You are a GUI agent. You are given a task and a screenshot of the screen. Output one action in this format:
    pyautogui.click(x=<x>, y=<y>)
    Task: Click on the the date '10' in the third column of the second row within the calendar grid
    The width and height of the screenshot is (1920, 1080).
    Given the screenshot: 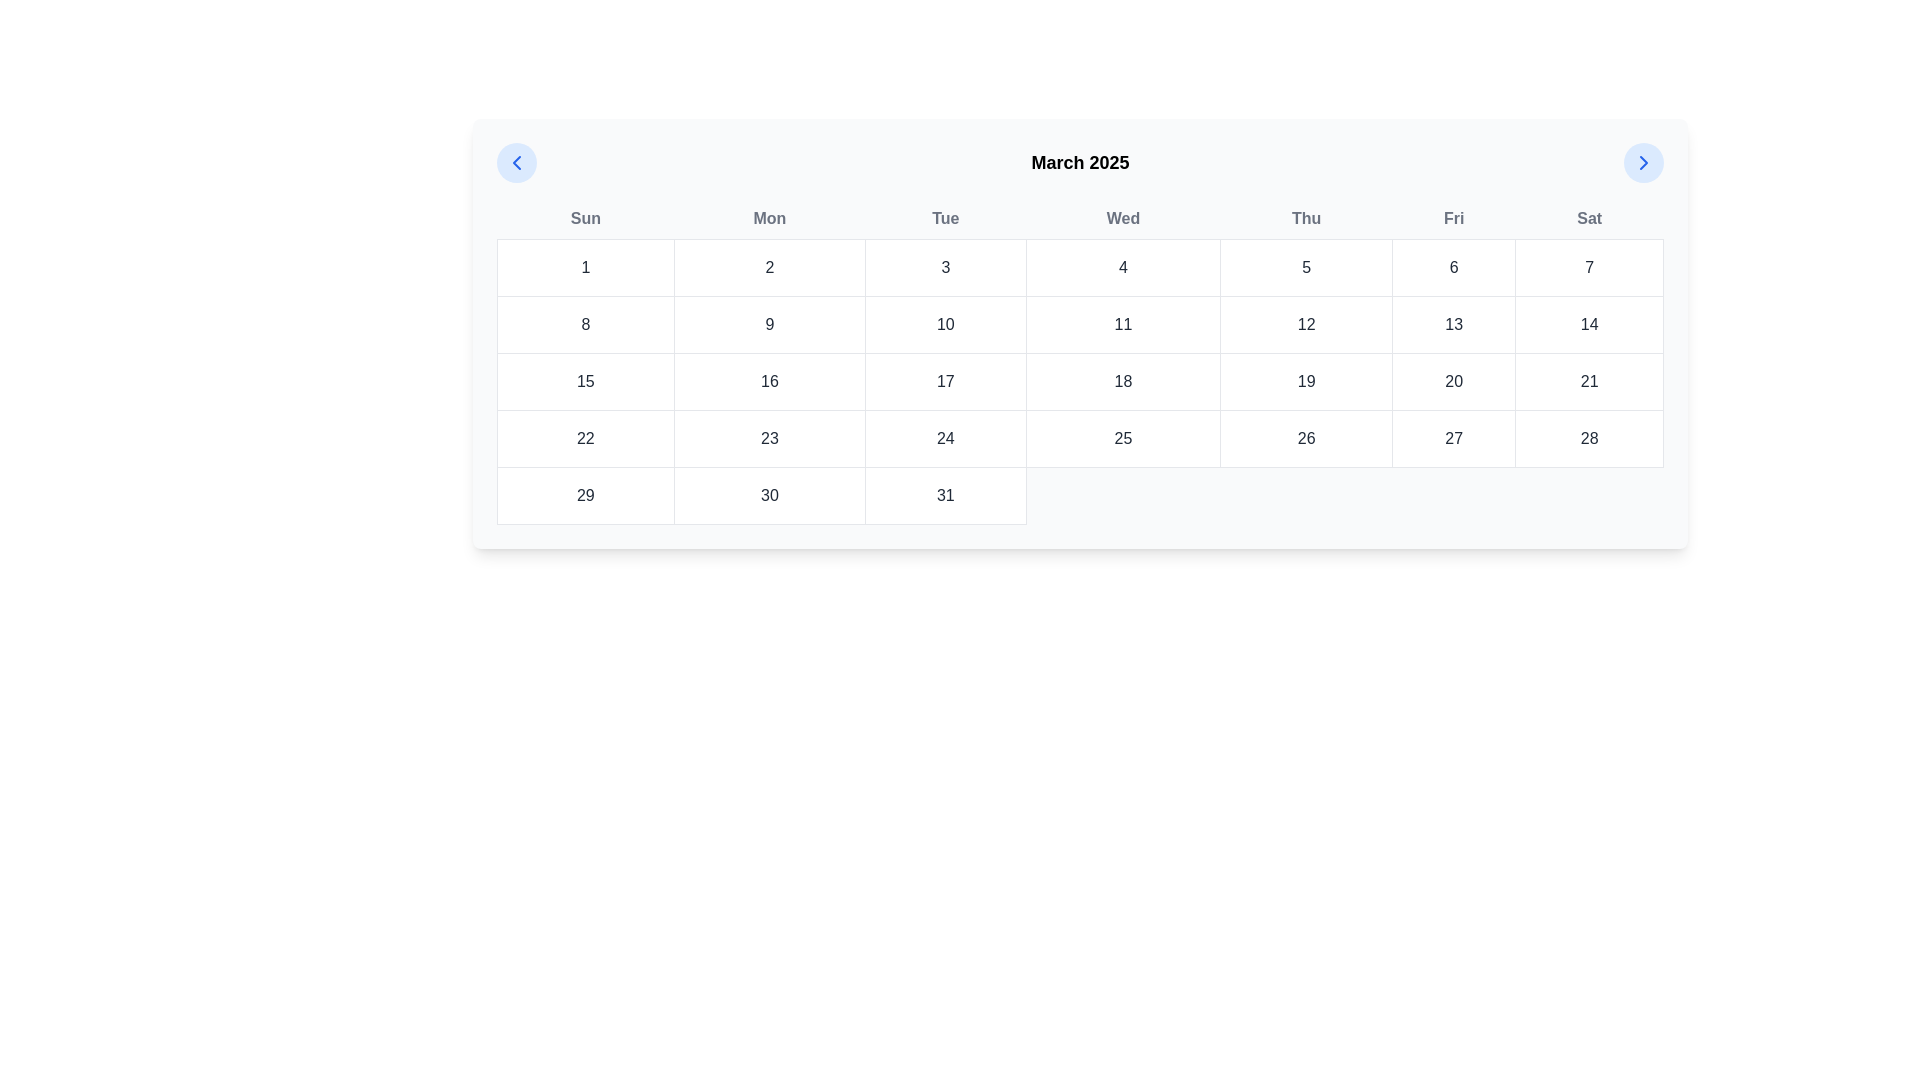 What is the action you would take?
    pyautogui.click(x=944, y=323)
    